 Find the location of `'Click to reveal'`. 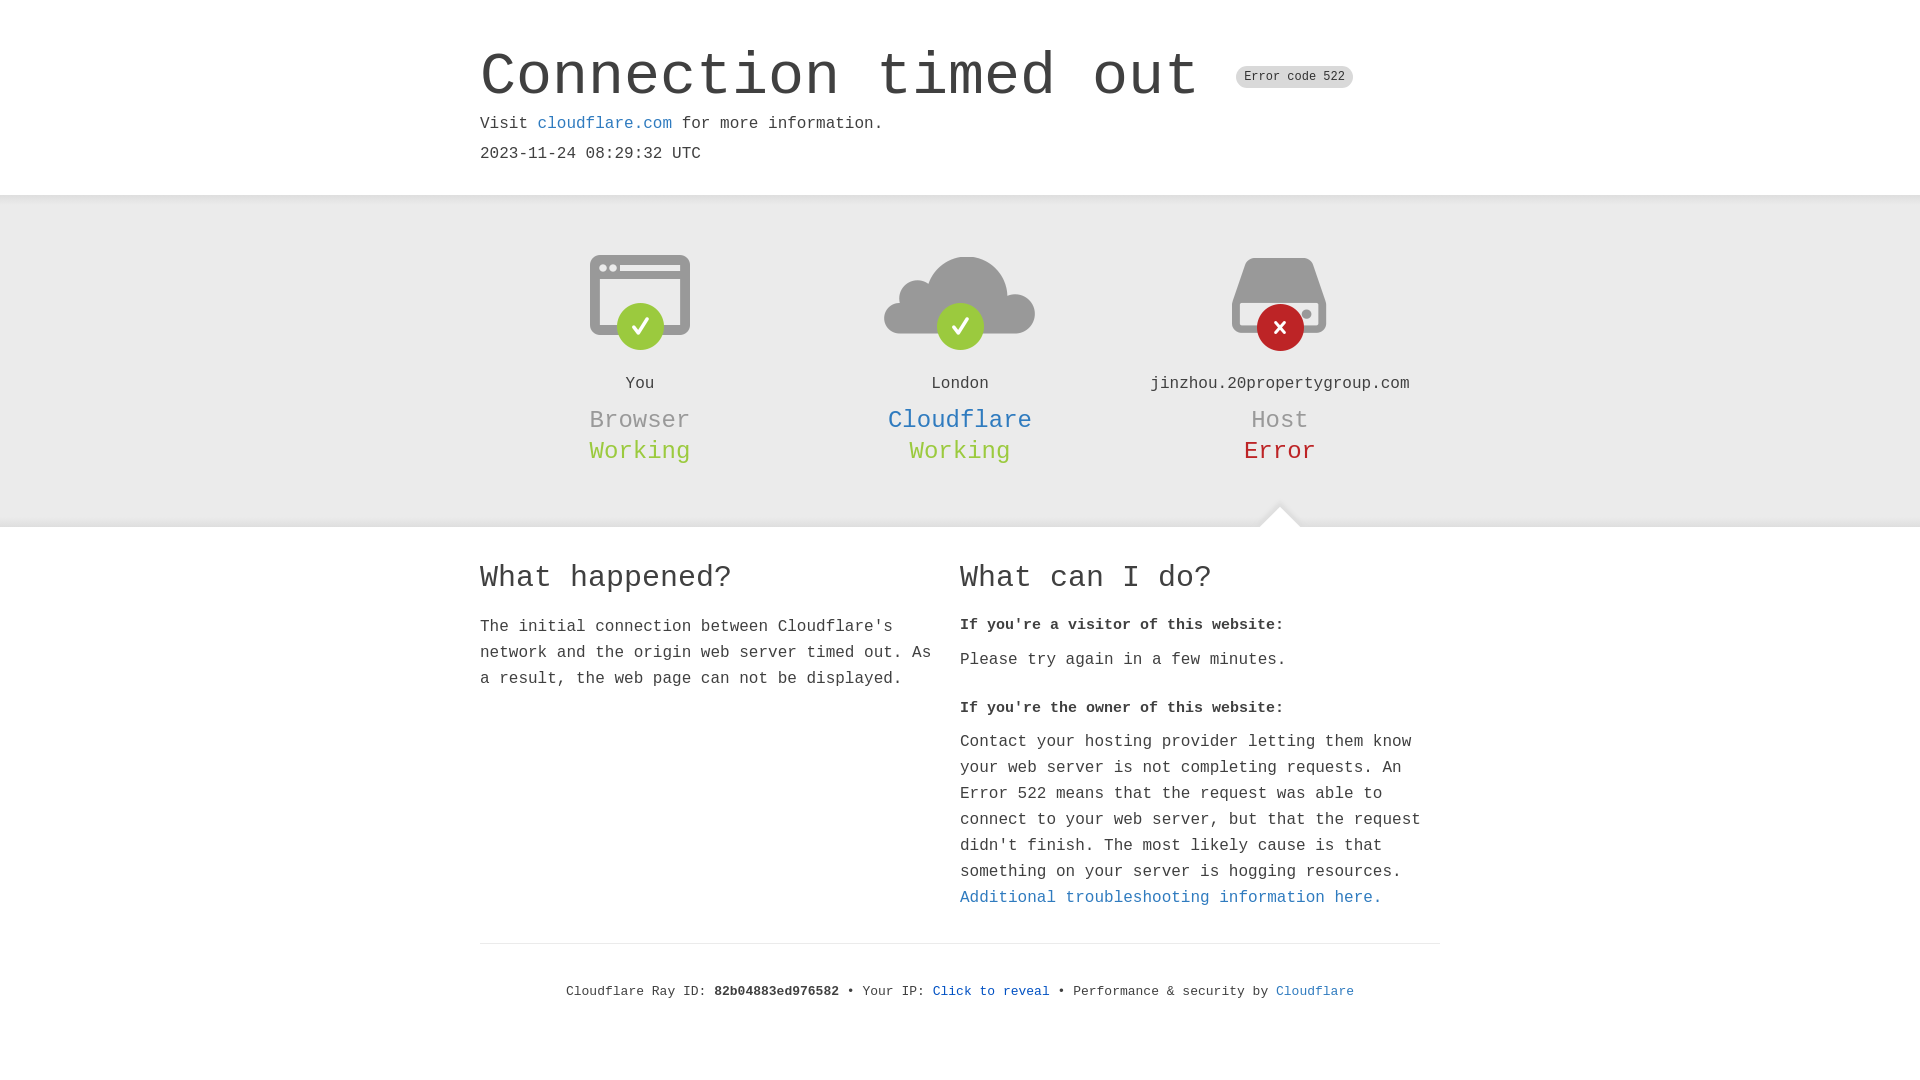

'Click to reveal' is located at coordinates (991, 991).